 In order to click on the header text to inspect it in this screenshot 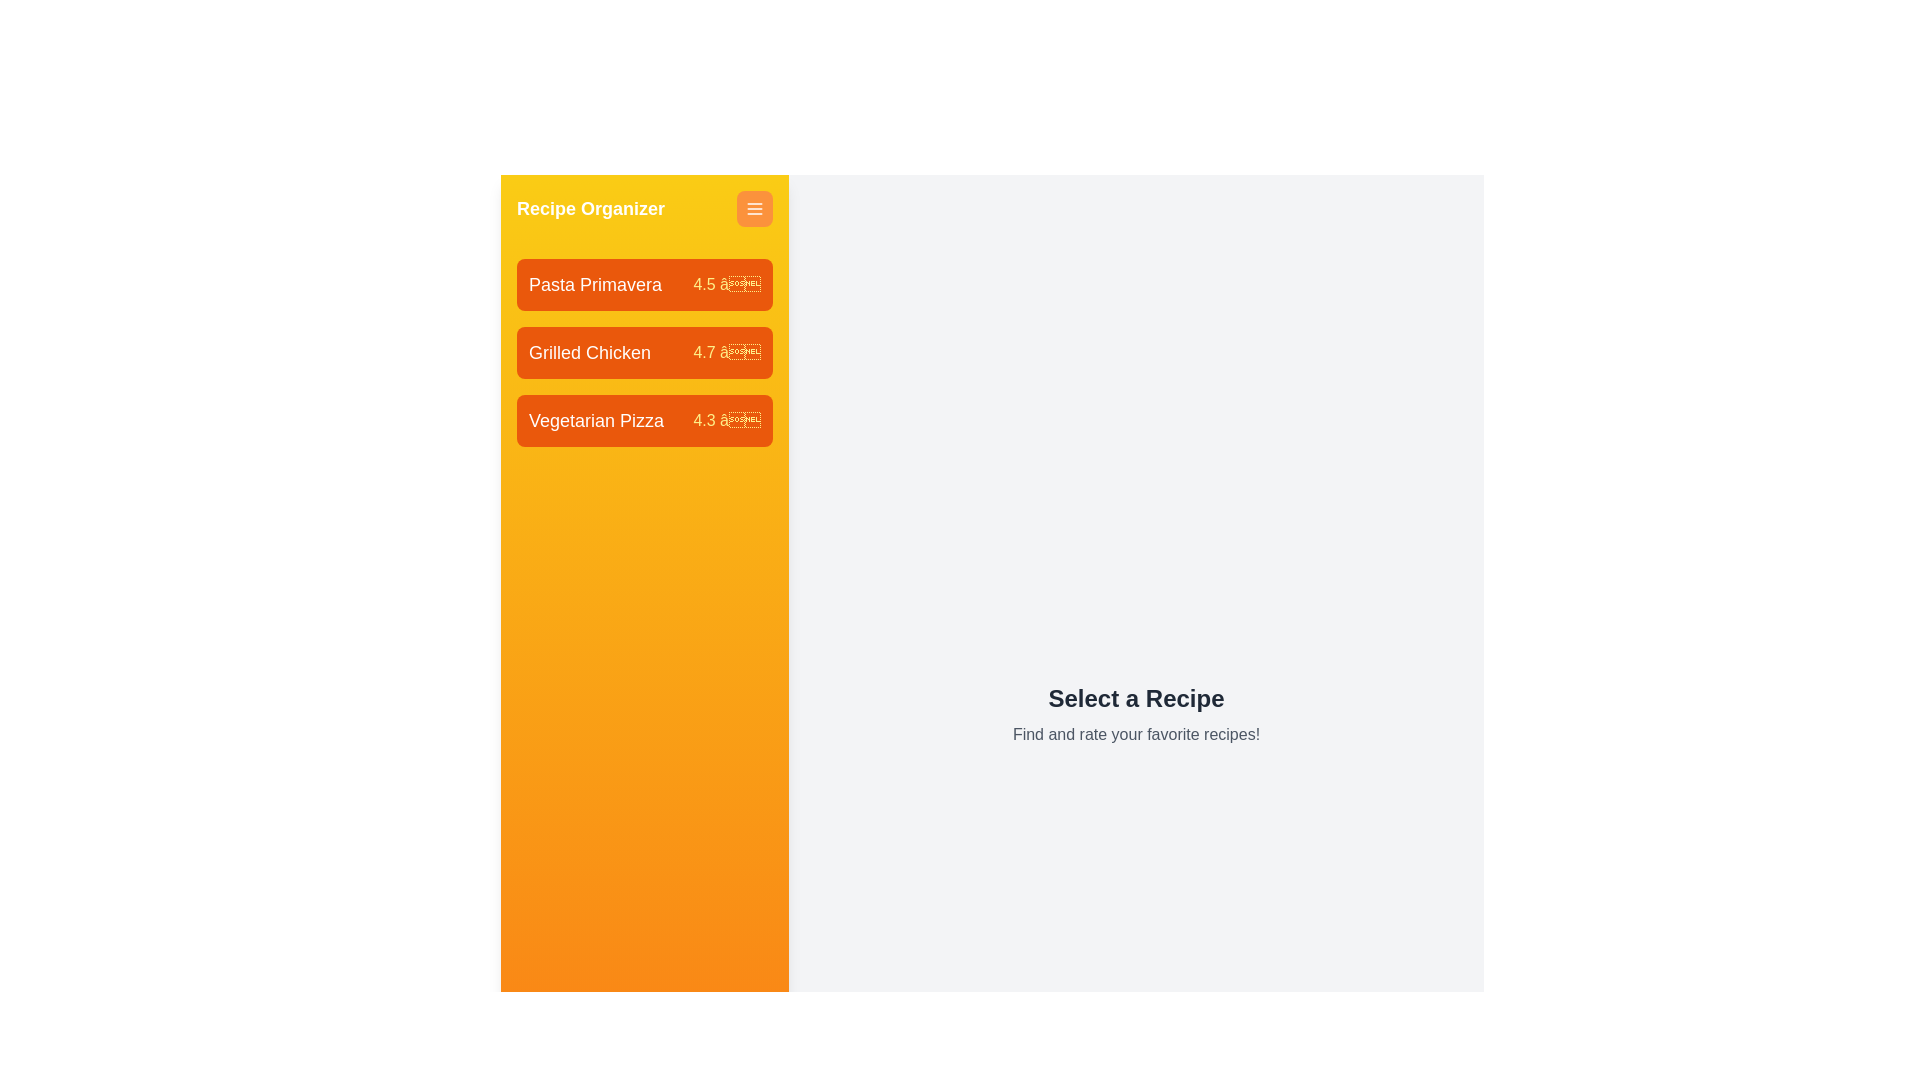, I will do `click(644, 208)`.